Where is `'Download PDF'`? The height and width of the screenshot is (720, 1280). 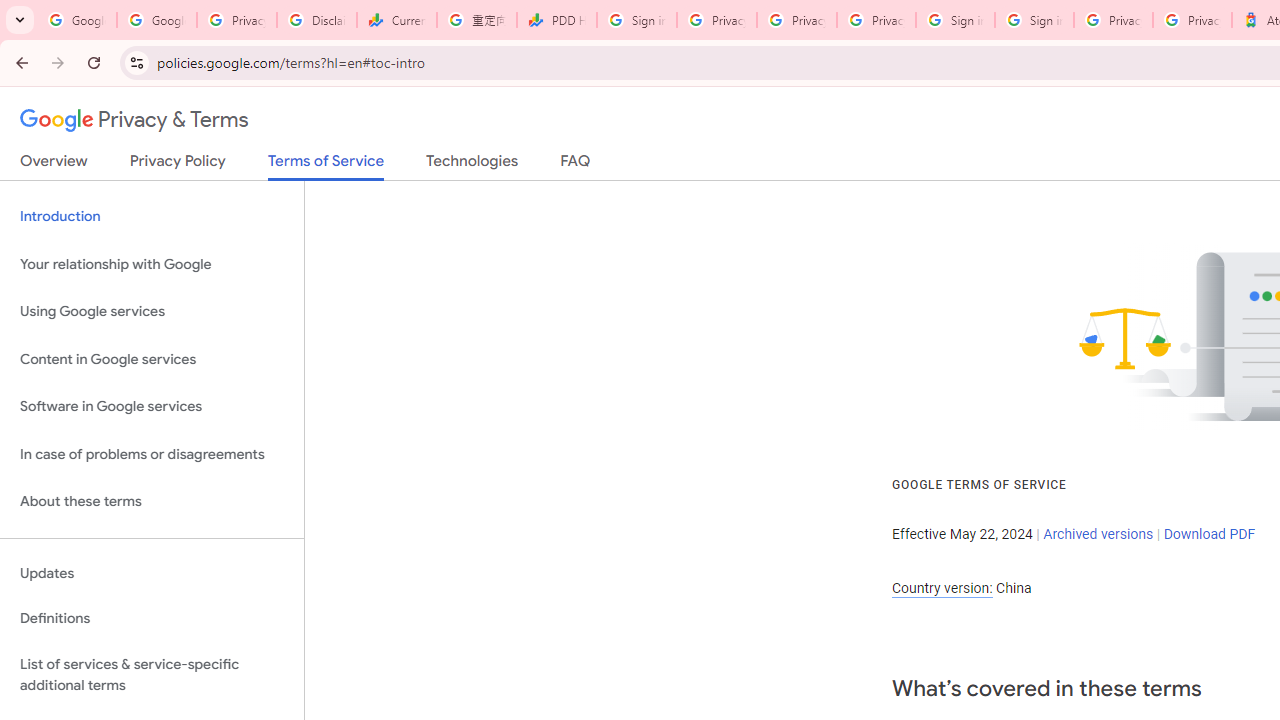 'Download PDF' is located at coordinates (1208, 532).